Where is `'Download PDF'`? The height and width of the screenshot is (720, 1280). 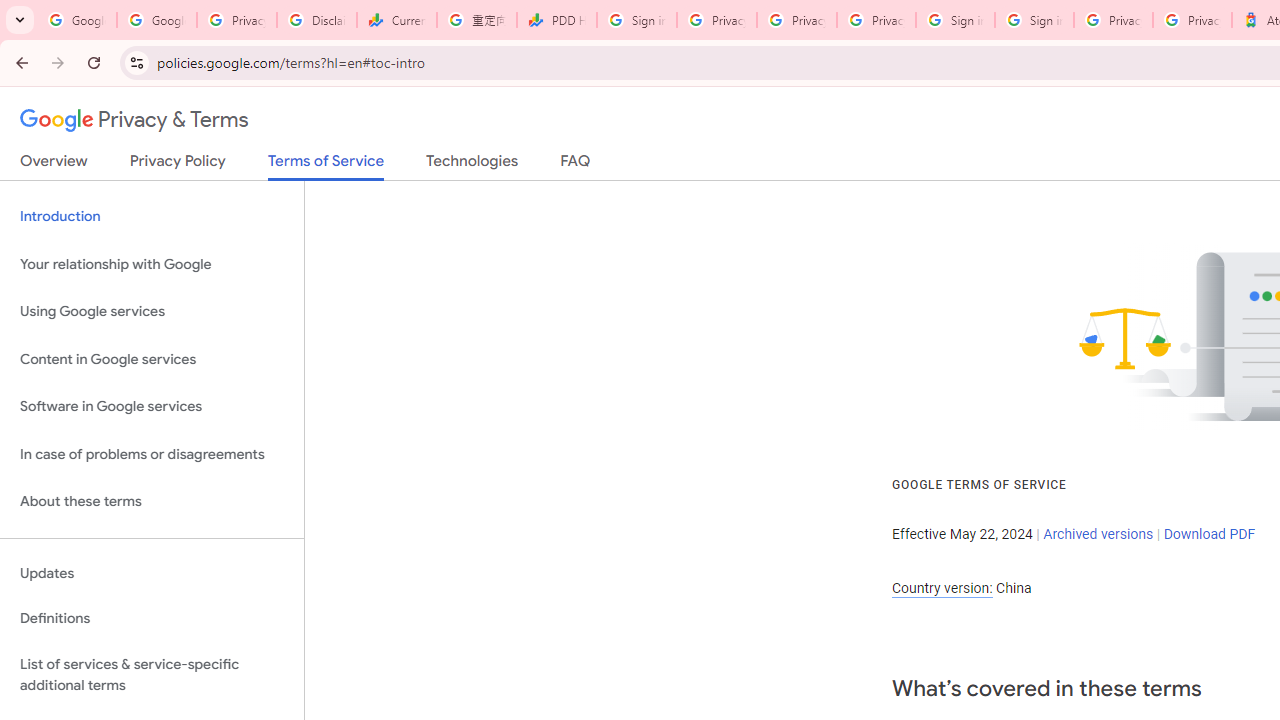 'Download PDF' is located at coordinates (1208, 532).